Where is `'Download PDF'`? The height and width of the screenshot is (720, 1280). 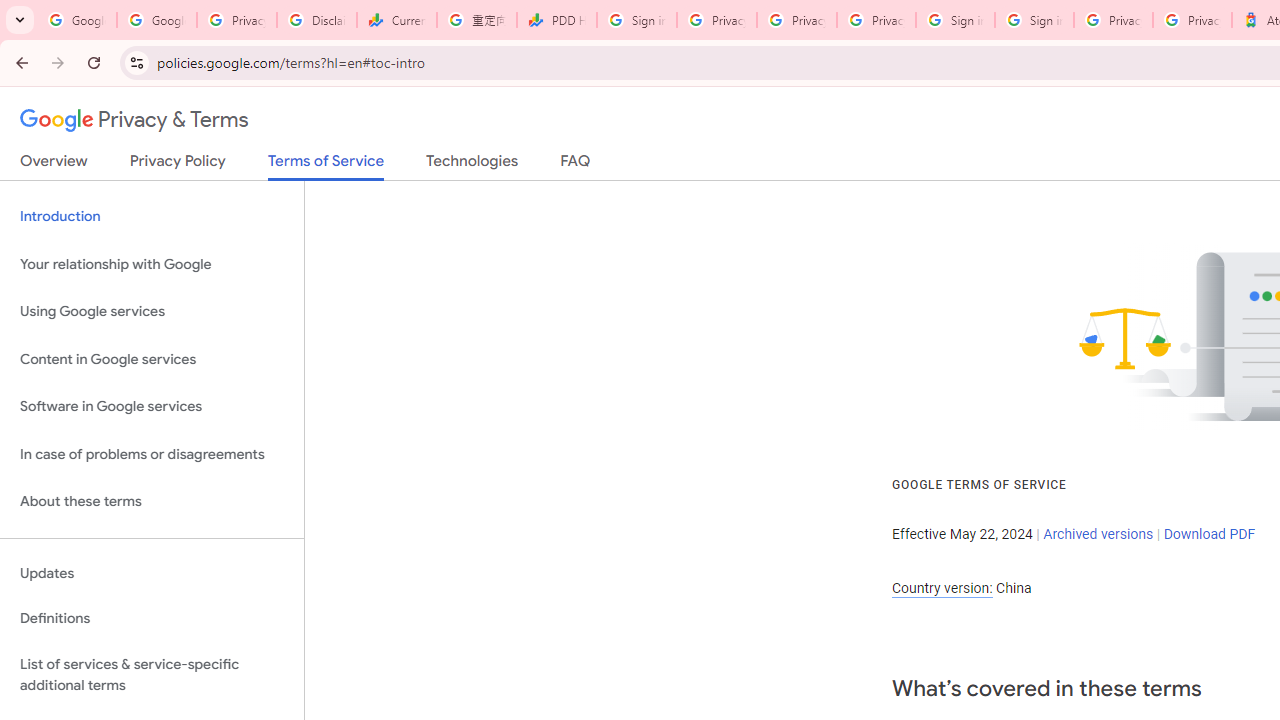 'Download PDF' is located at coordinates (1208, 532).